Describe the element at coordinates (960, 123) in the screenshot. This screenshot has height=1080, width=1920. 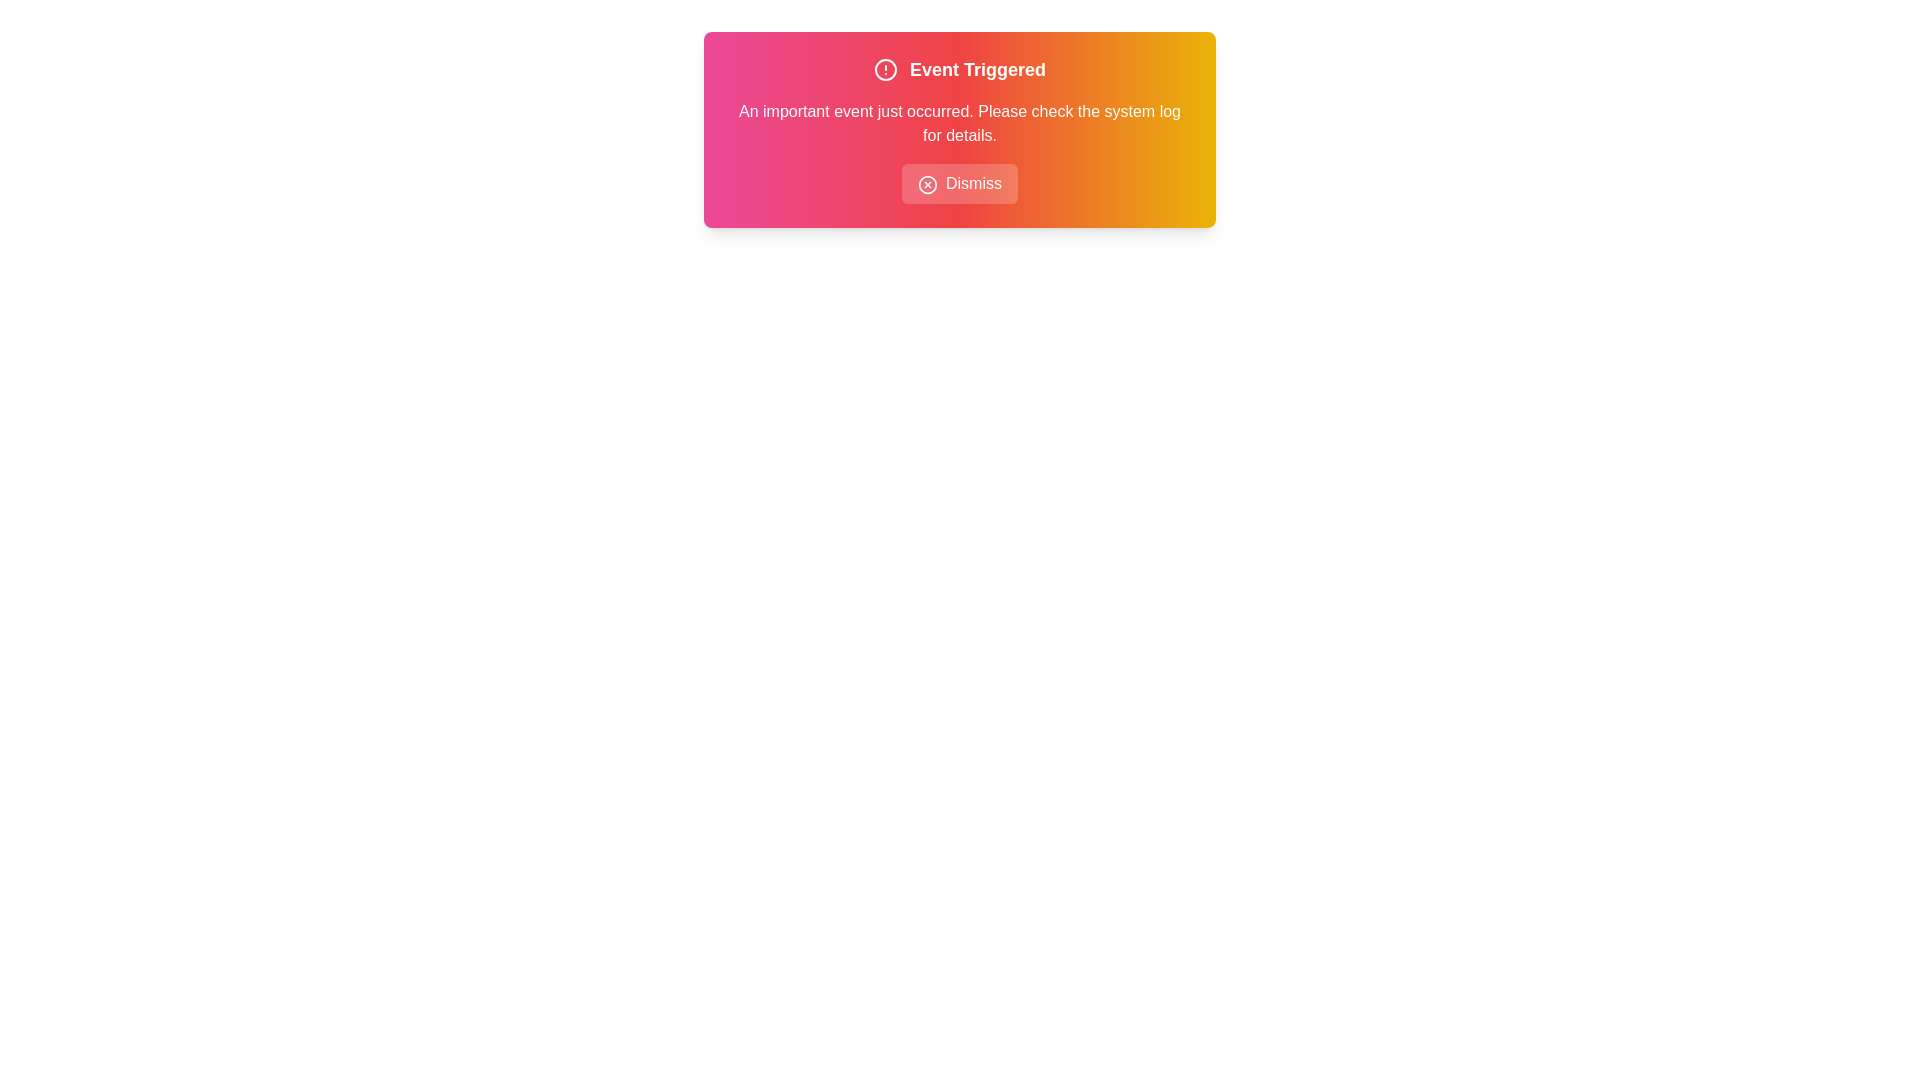
I see `the text label that displays a bold white font message with centered alignment, located centrally below the 'Event Triggered' title and above the dismiss button, within a colorful pink to yellow gradient backdrop` at that location.